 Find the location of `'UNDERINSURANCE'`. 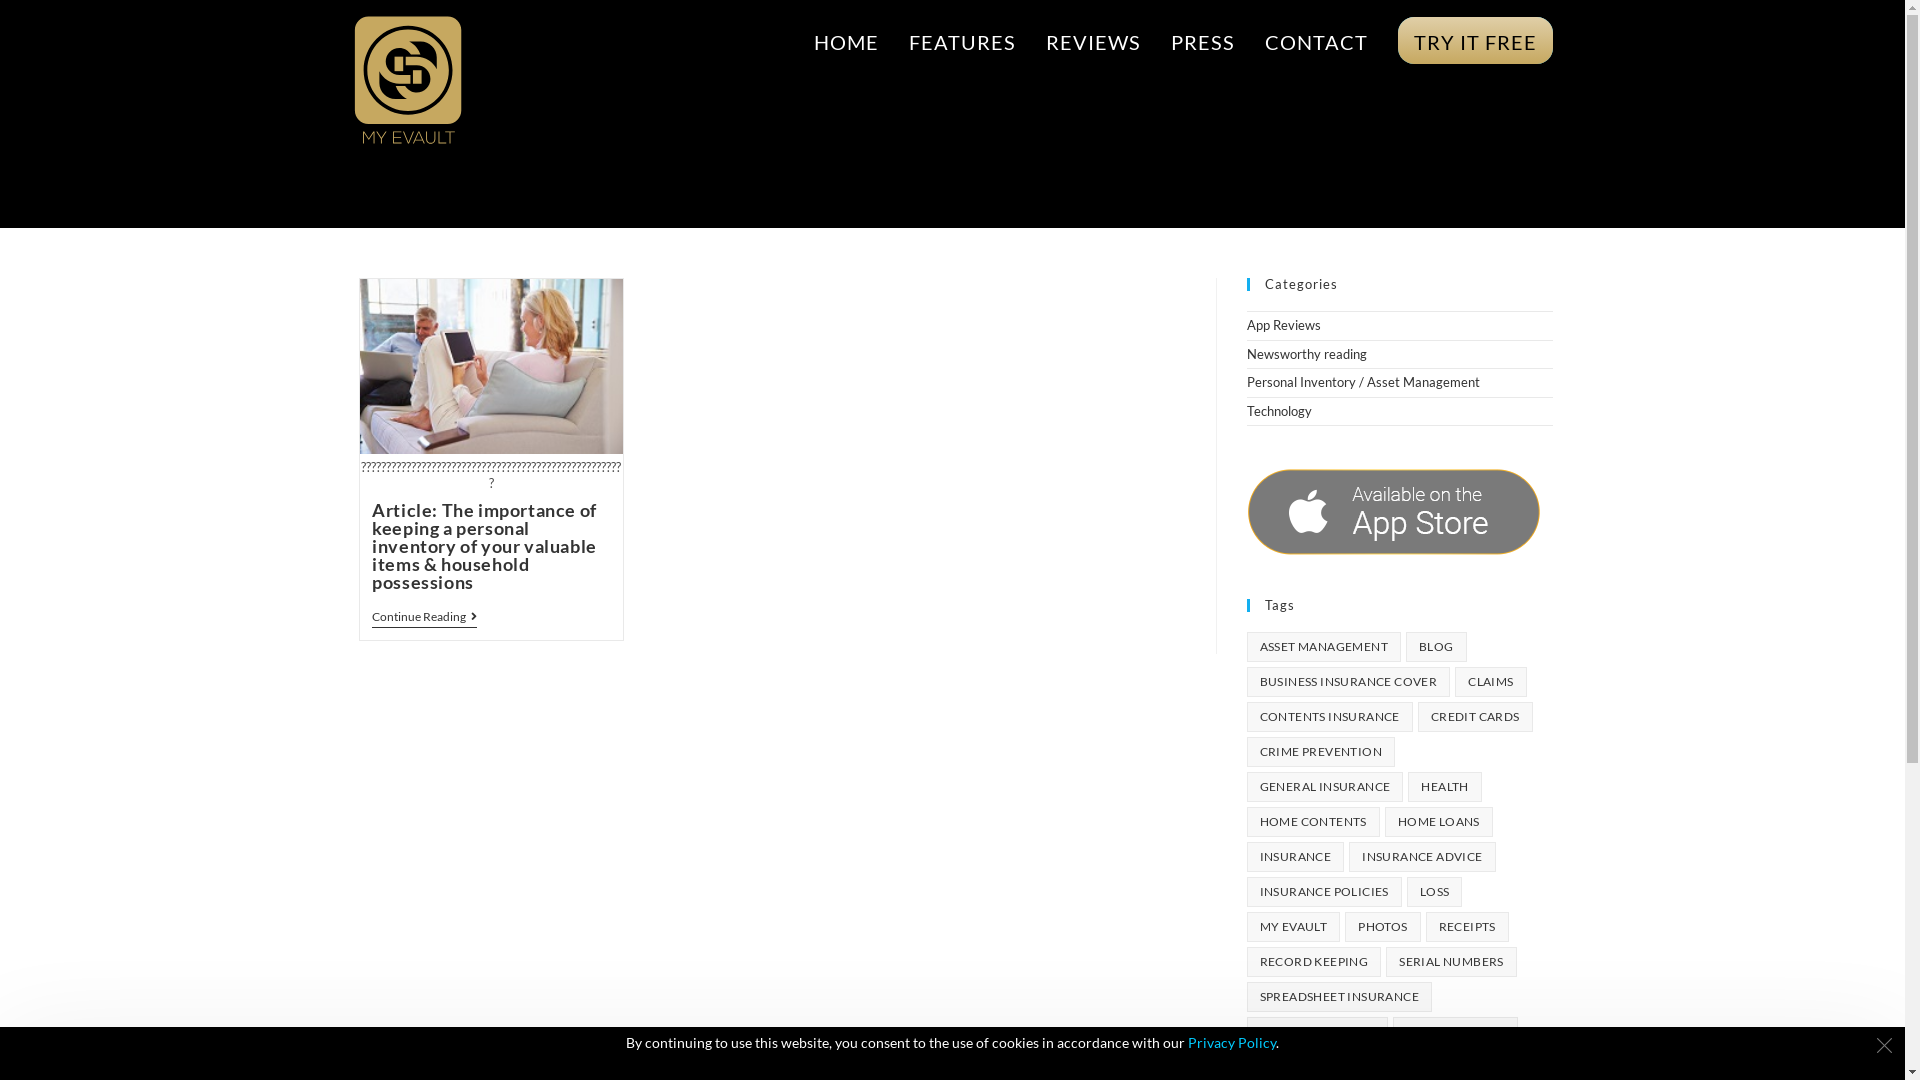

'UNDERINSURANCE' is located at coordinates (1316, 1032).